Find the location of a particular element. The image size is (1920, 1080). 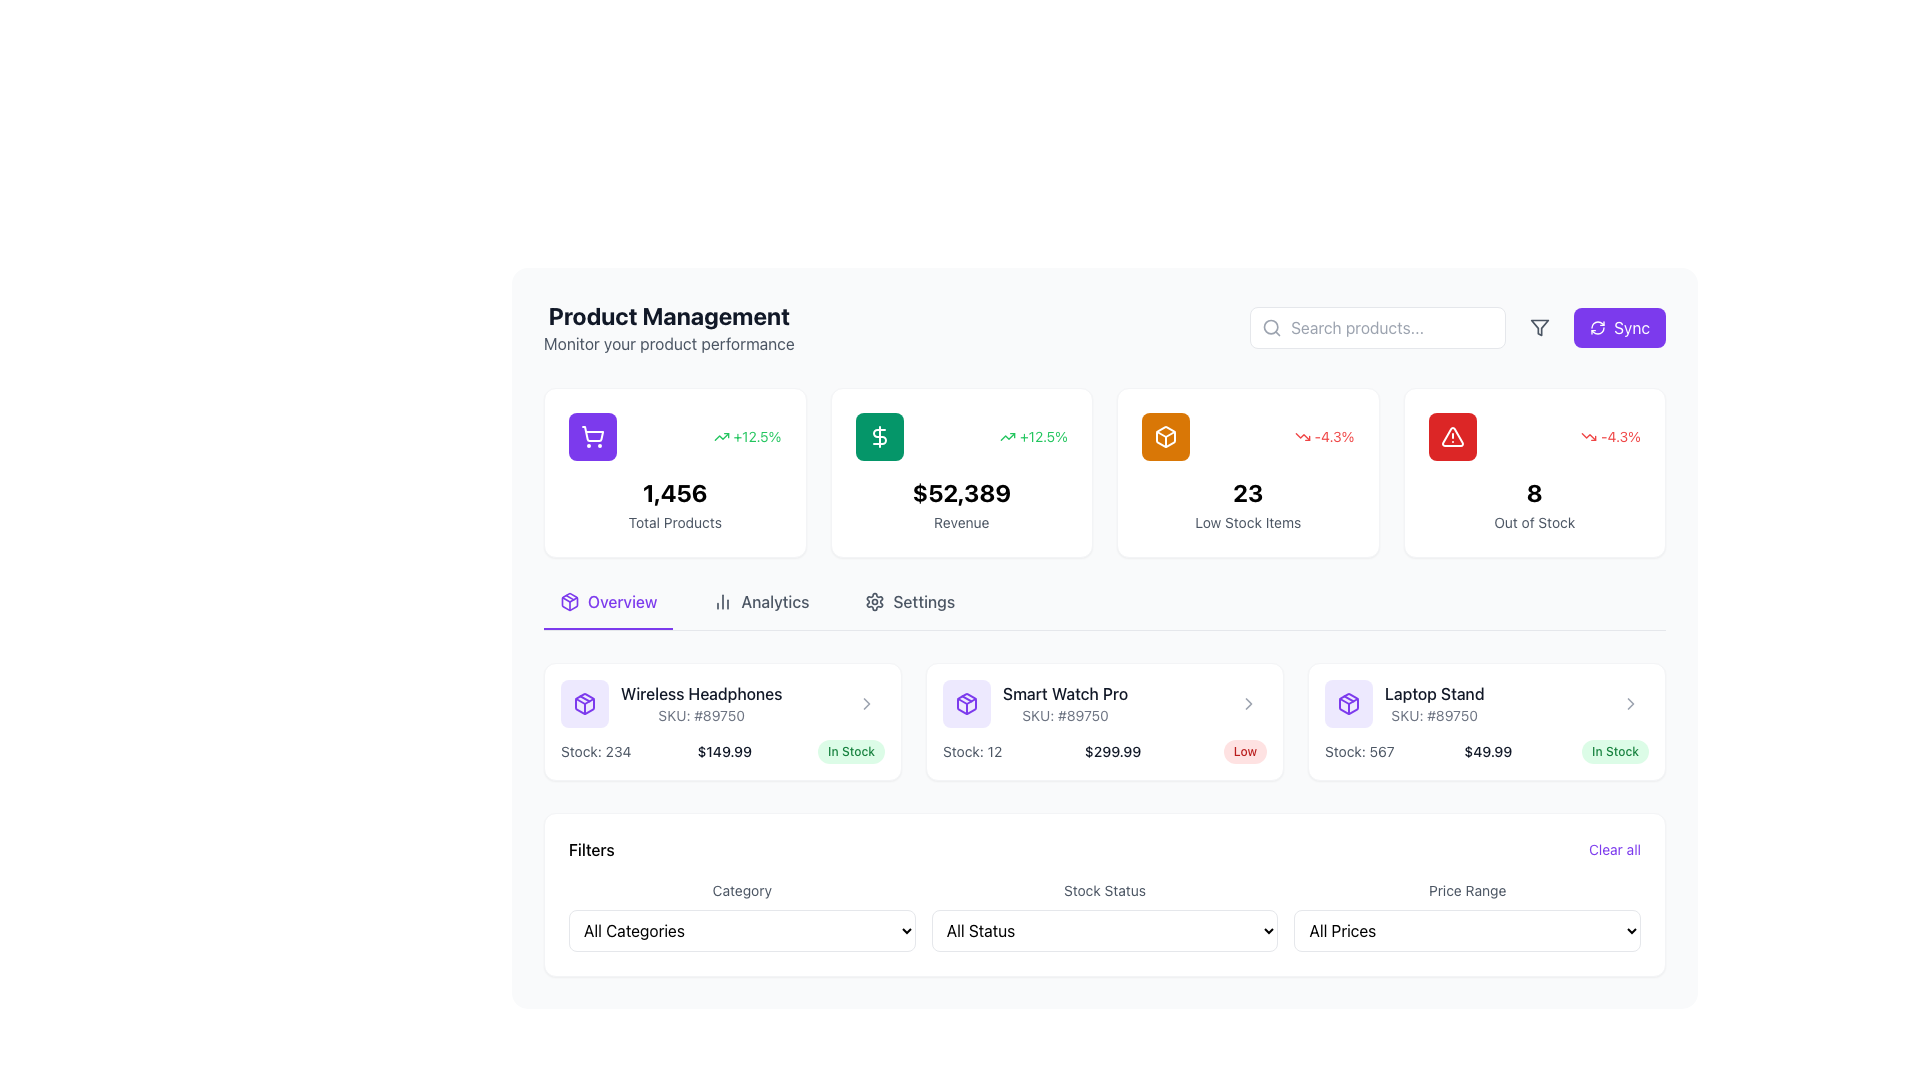

the chevron icon in the top-right corner of the 'Smart Watch Pro' product card is located at coordinates (1247, 703).